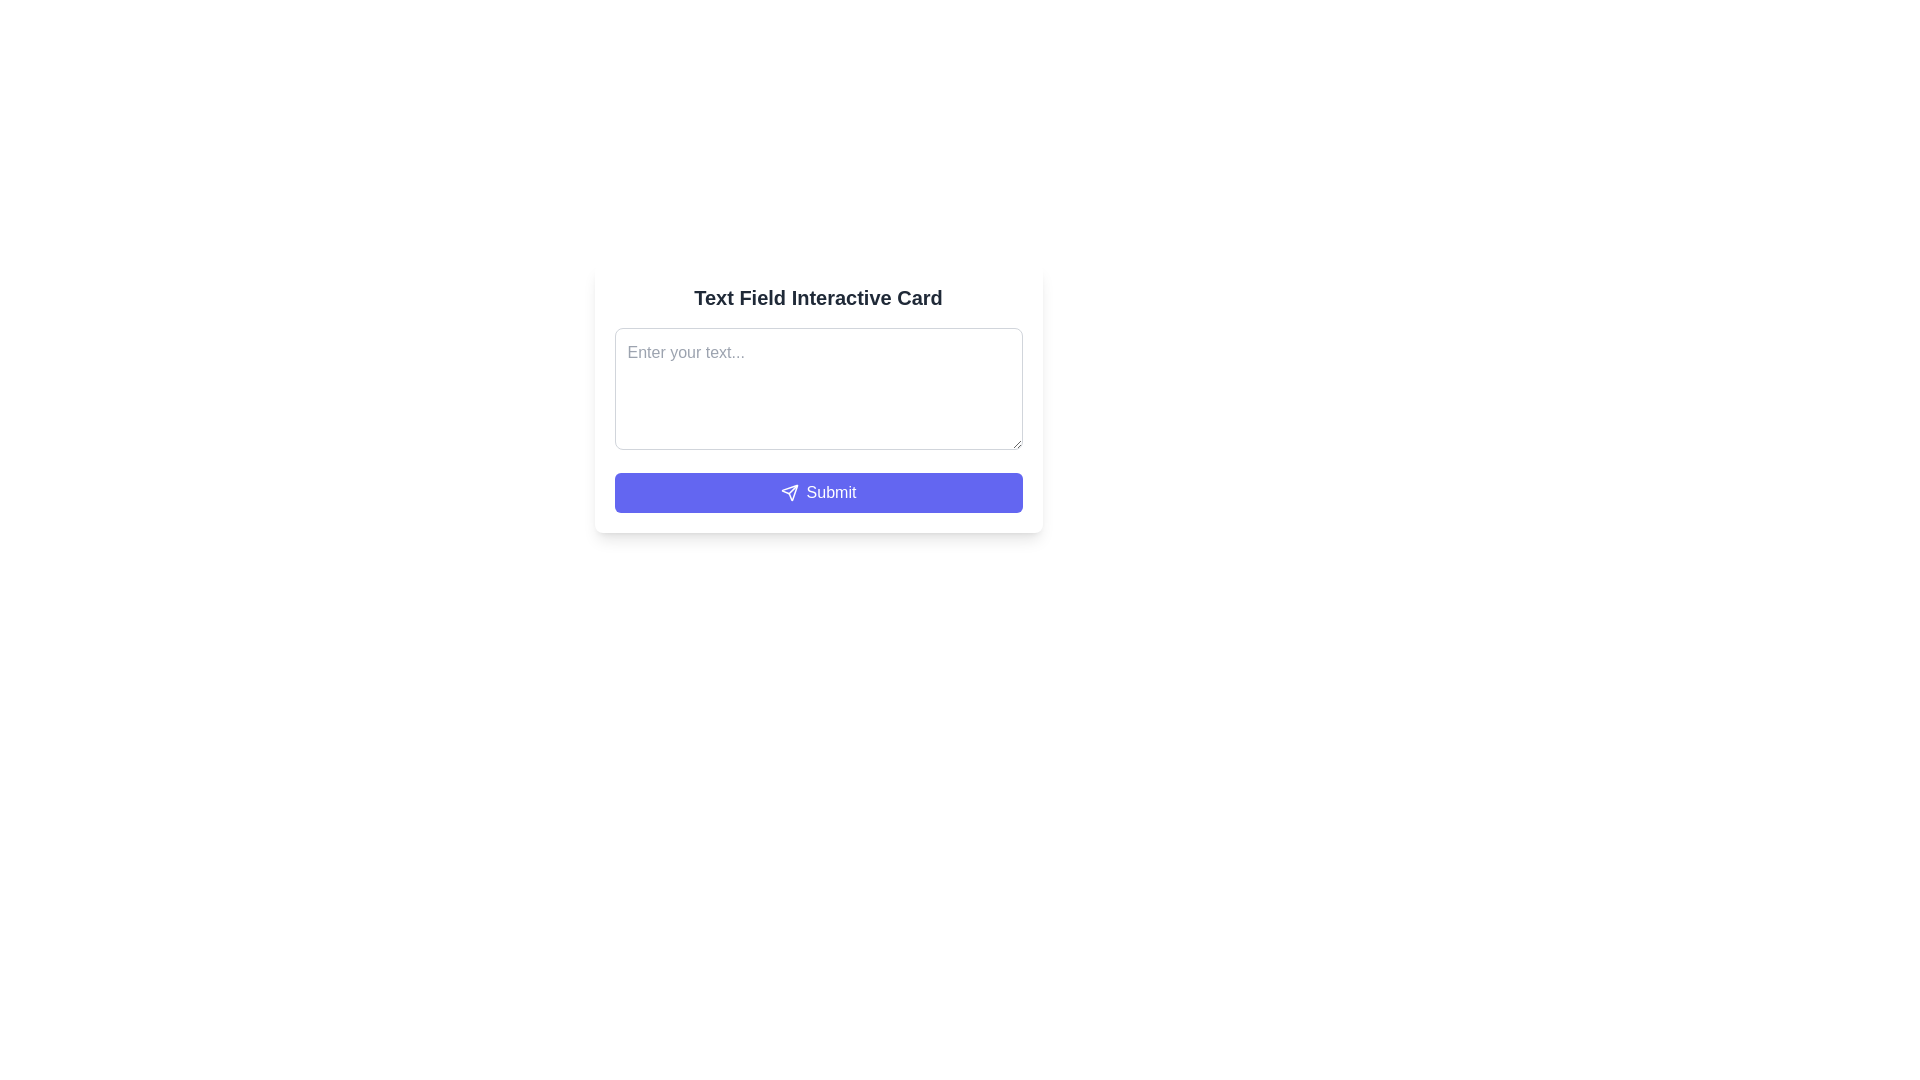 The height and width of the screenshot is (1080, 1920). What do you see at coordinates (788, 493) in the screenshot?
I see `the paper plane icon located inside the 'Submit' button with a purple background` at bounding box center [788, 493].